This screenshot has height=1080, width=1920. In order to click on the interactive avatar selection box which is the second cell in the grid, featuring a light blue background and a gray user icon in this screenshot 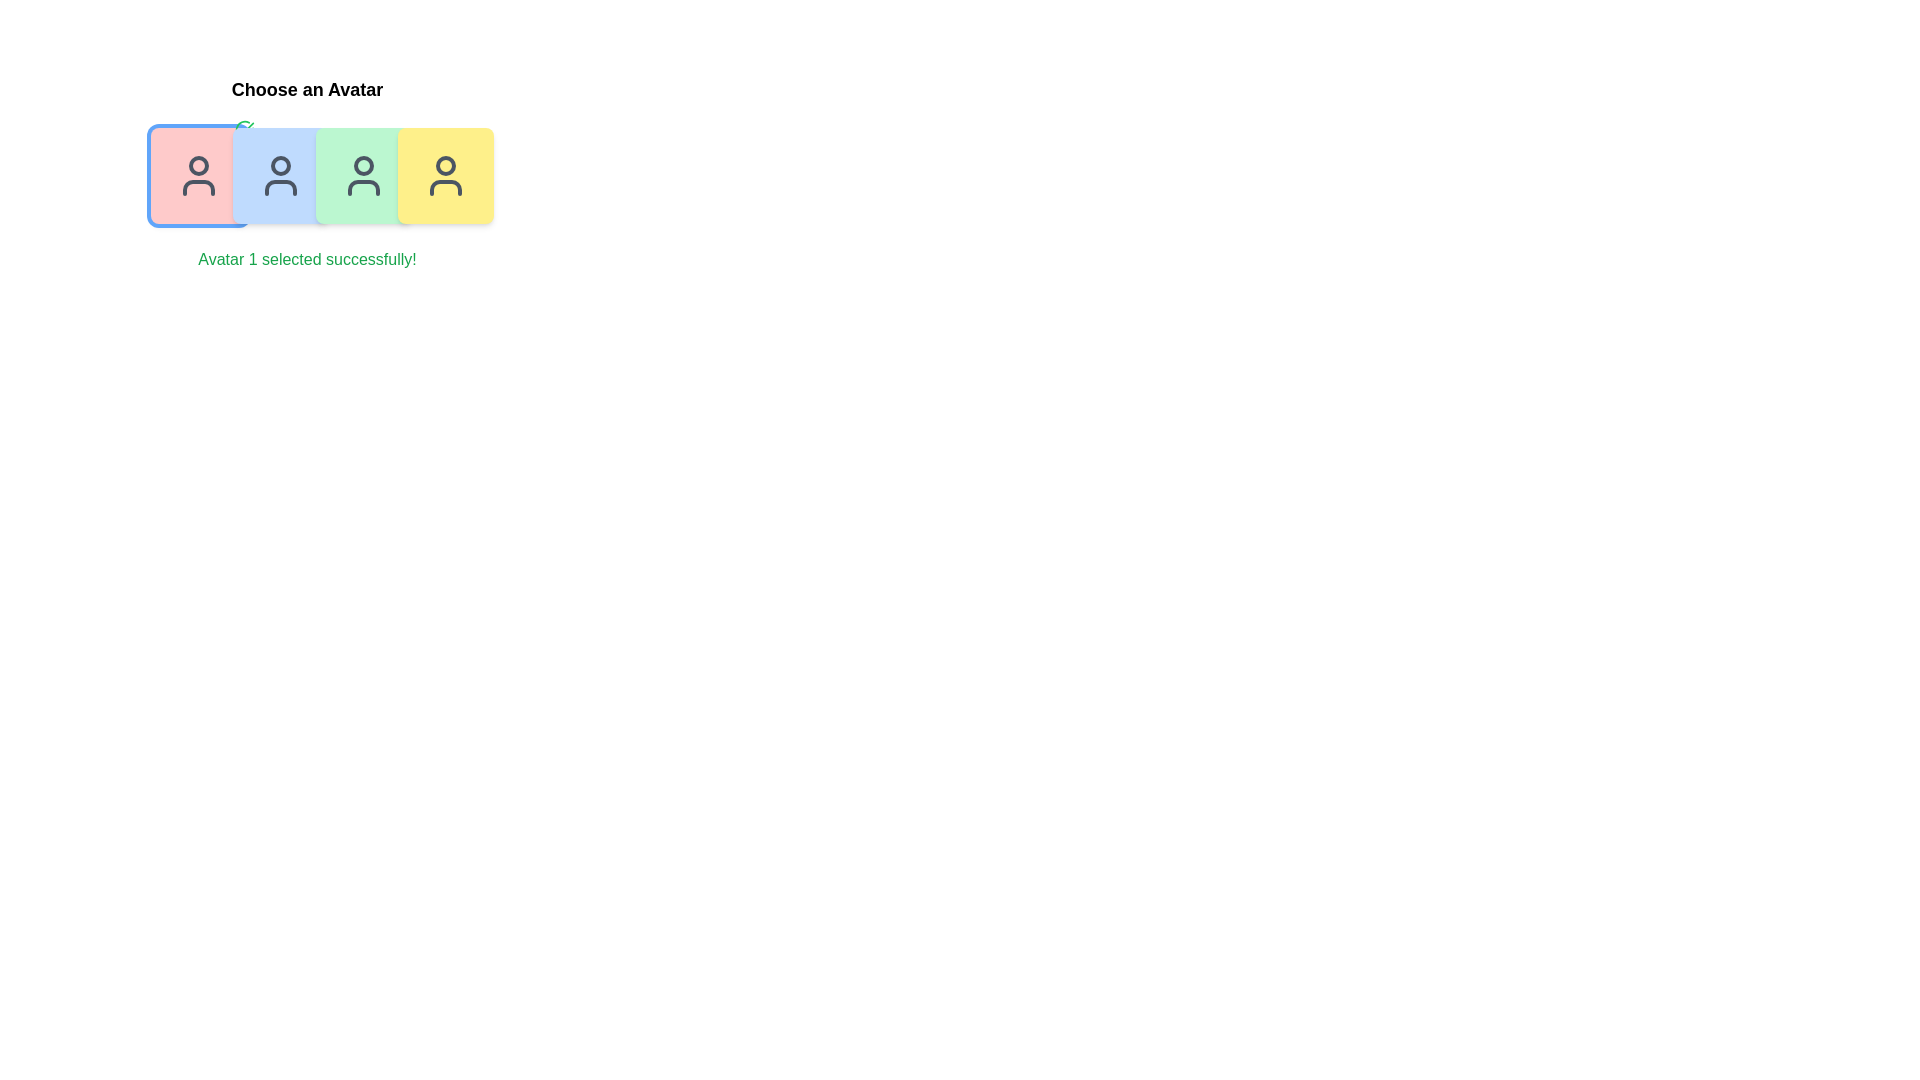, I will do `click(306, 175)`.